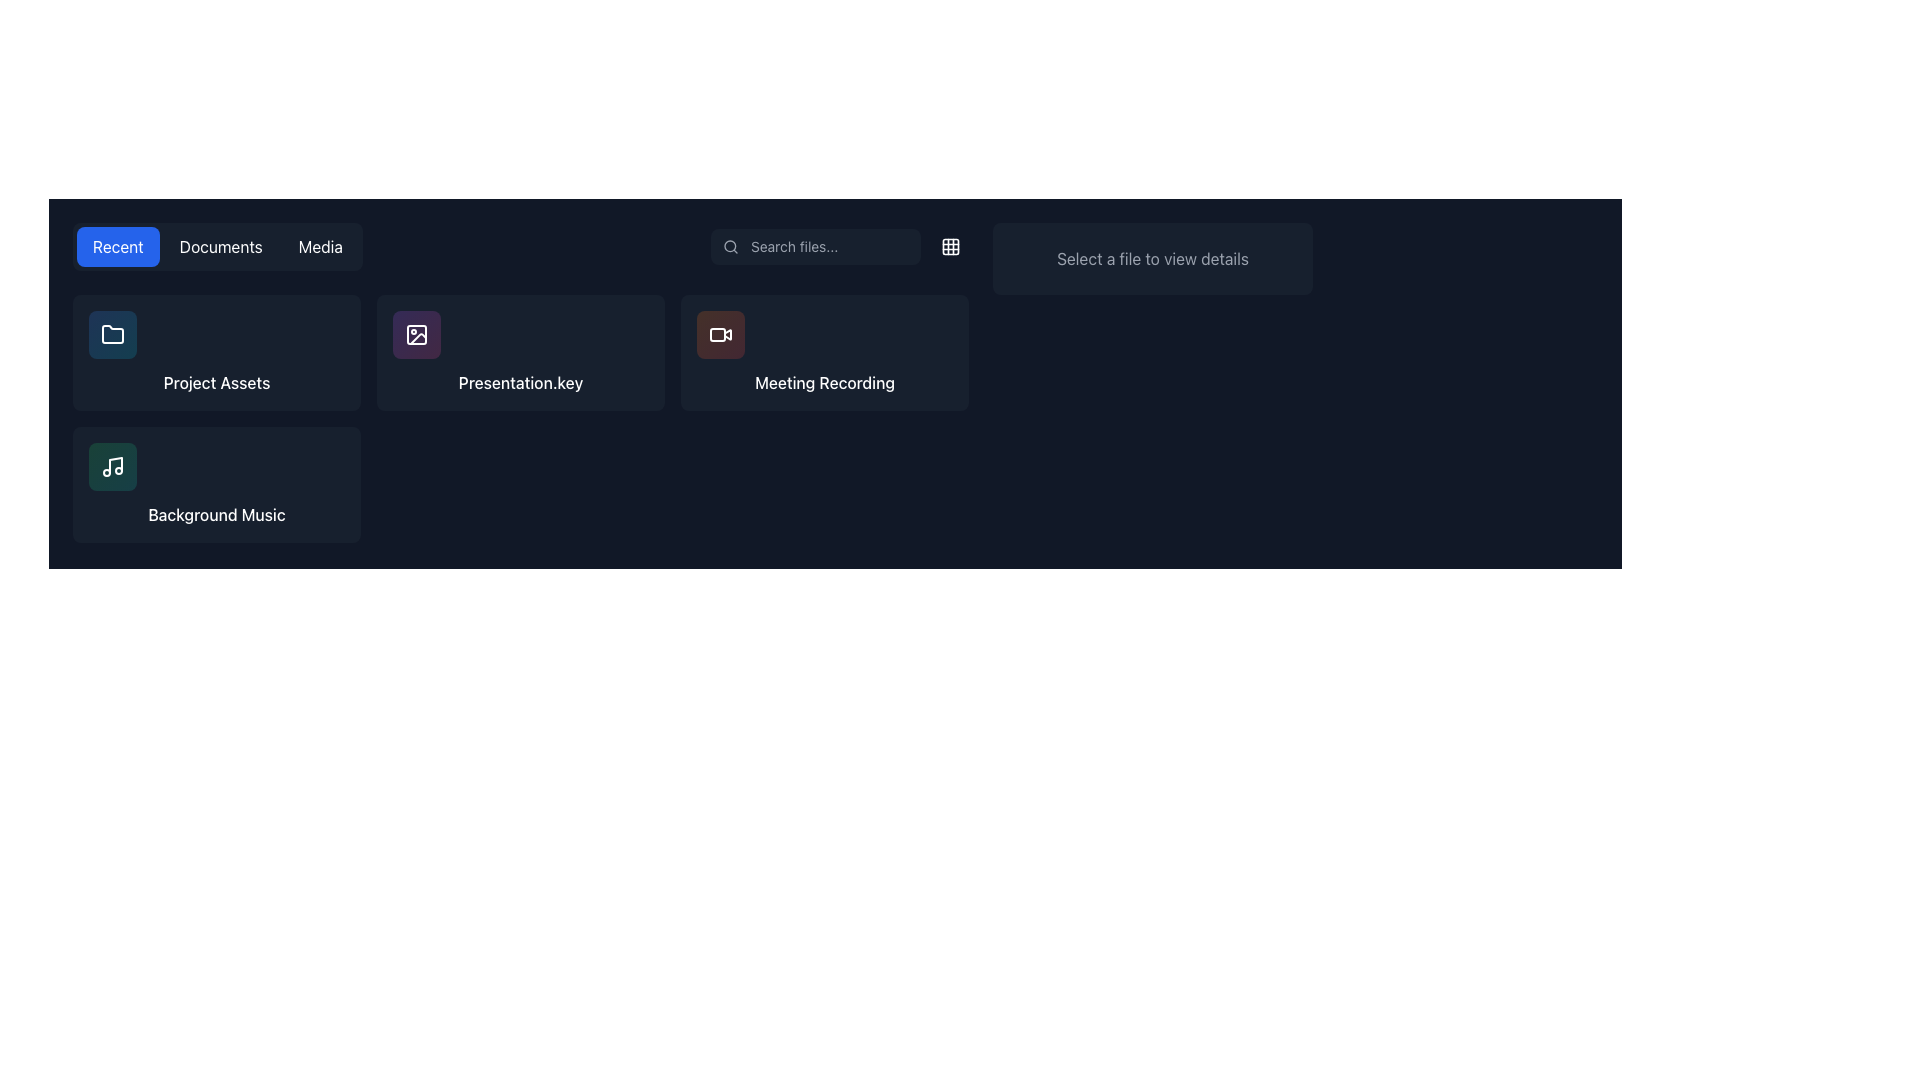 This screenshot has width=1920, height=1080. Describe the element at coordinates (216, 382) in the screenshot. I see `the static text label element that displays 'Project Assets', which is styled in white font on a dark background and is located directly beneath a folder icon` at that location.